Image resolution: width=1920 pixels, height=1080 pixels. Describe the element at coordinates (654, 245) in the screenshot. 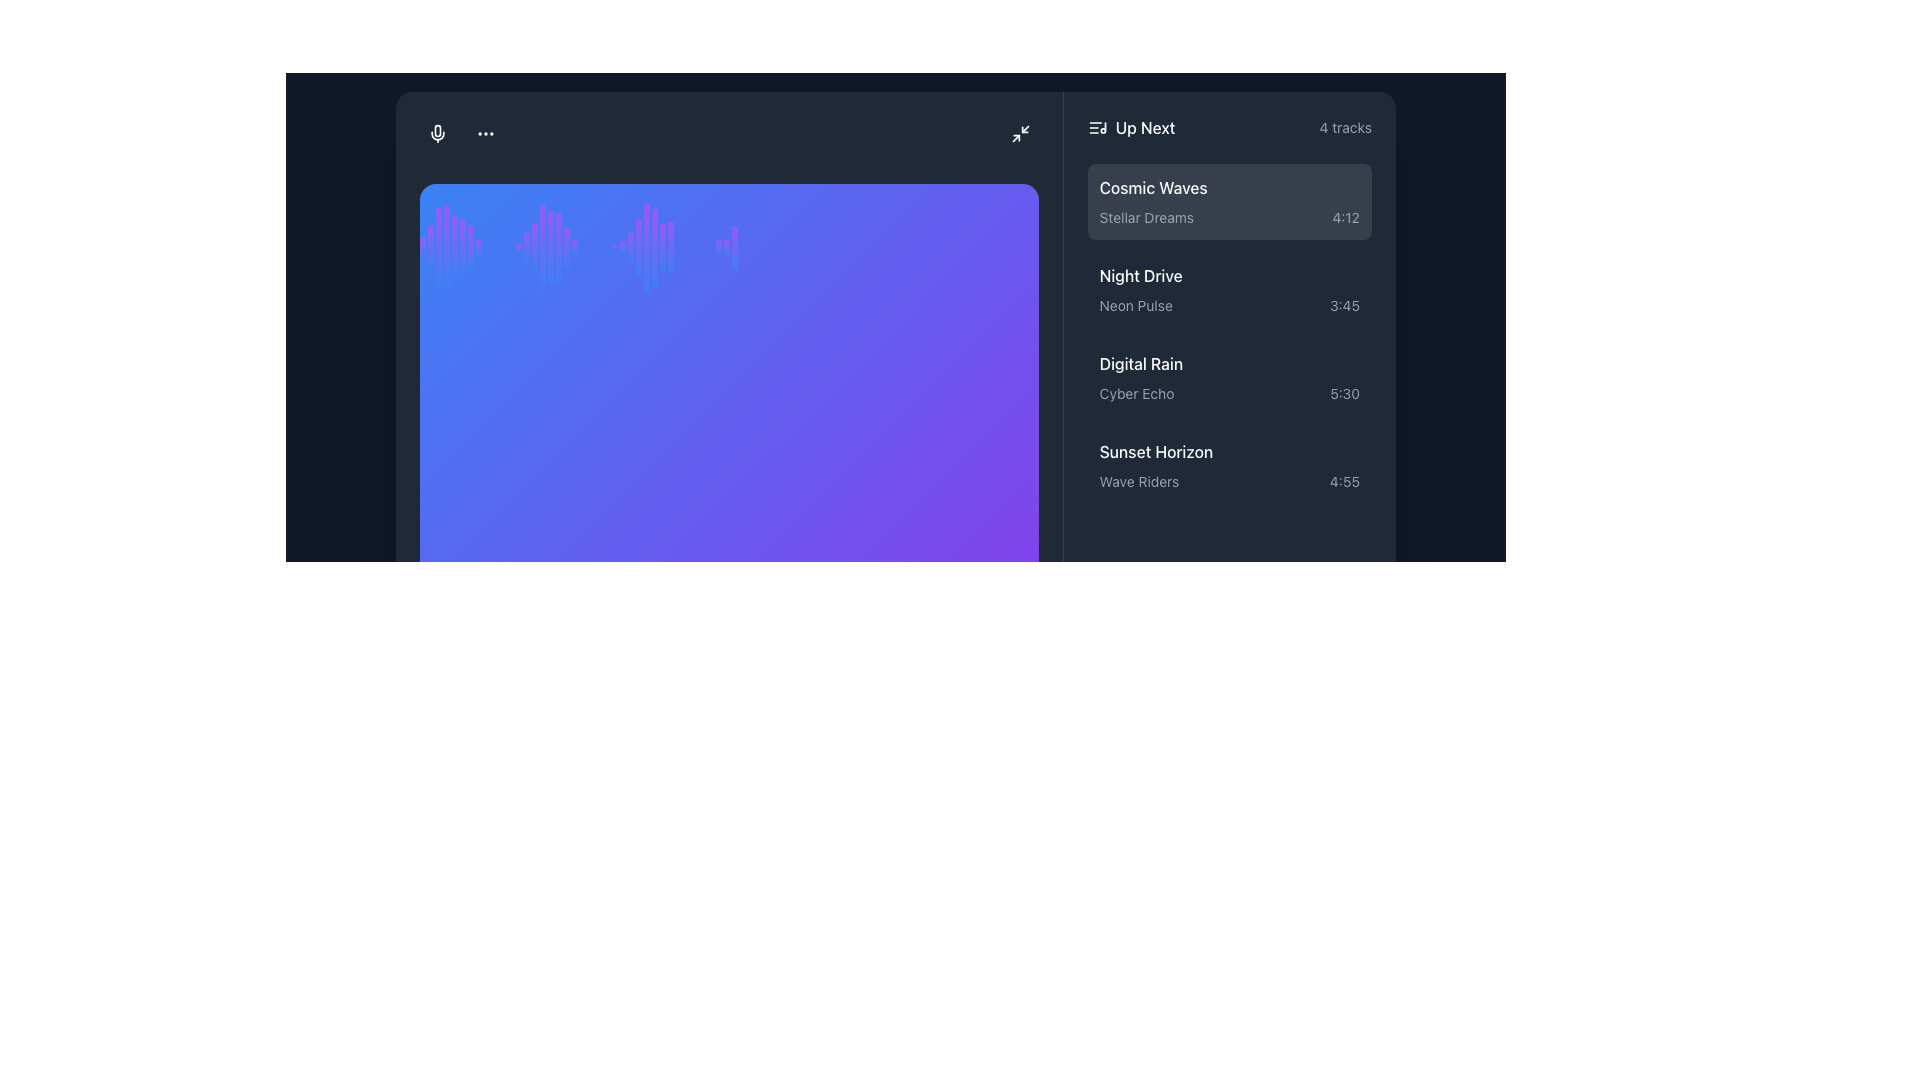

I see `the vertical bar in the audio waveform representation, which has a gradient color transitioning from blue at the base to purple at the top, and is positioned 31st from the left within its group` at that location.